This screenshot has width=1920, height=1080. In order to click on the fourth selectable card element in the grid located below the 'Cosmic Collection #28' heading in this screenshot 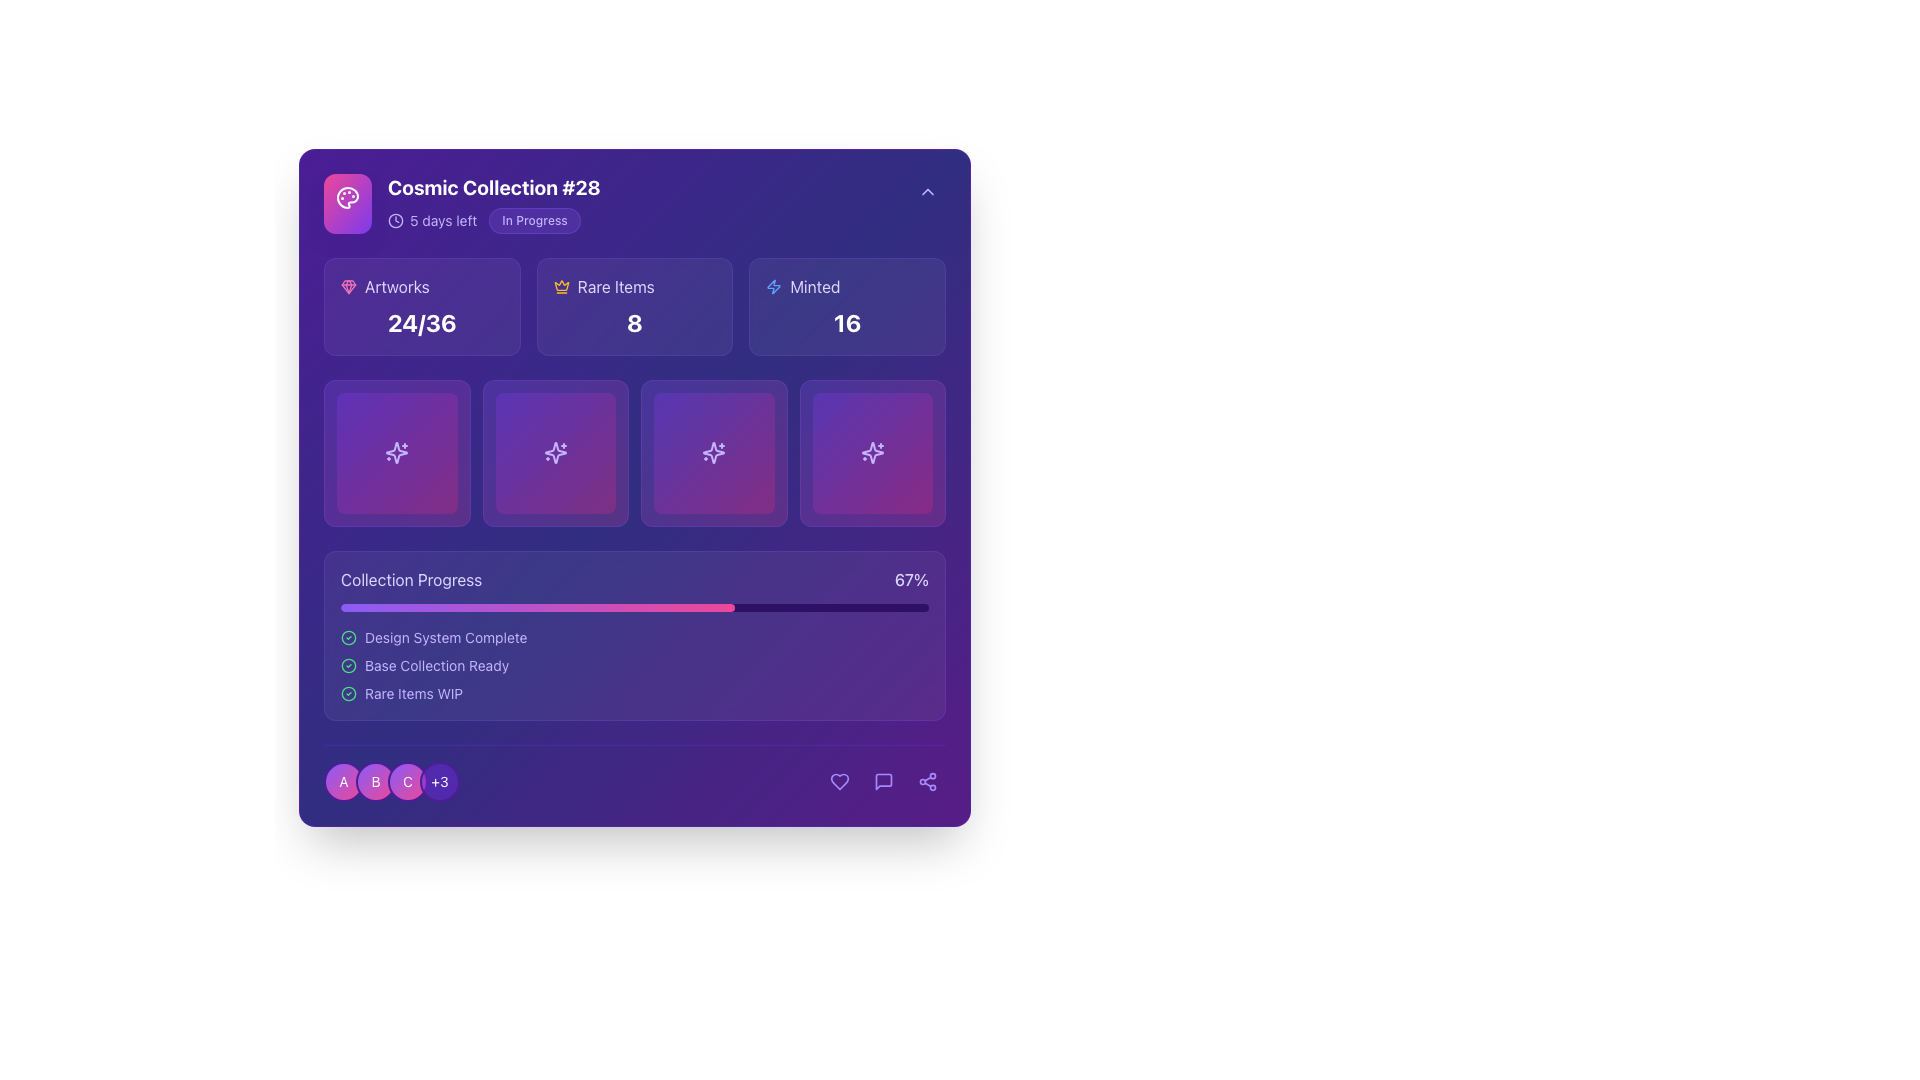, I will do `click(872, 453)`.